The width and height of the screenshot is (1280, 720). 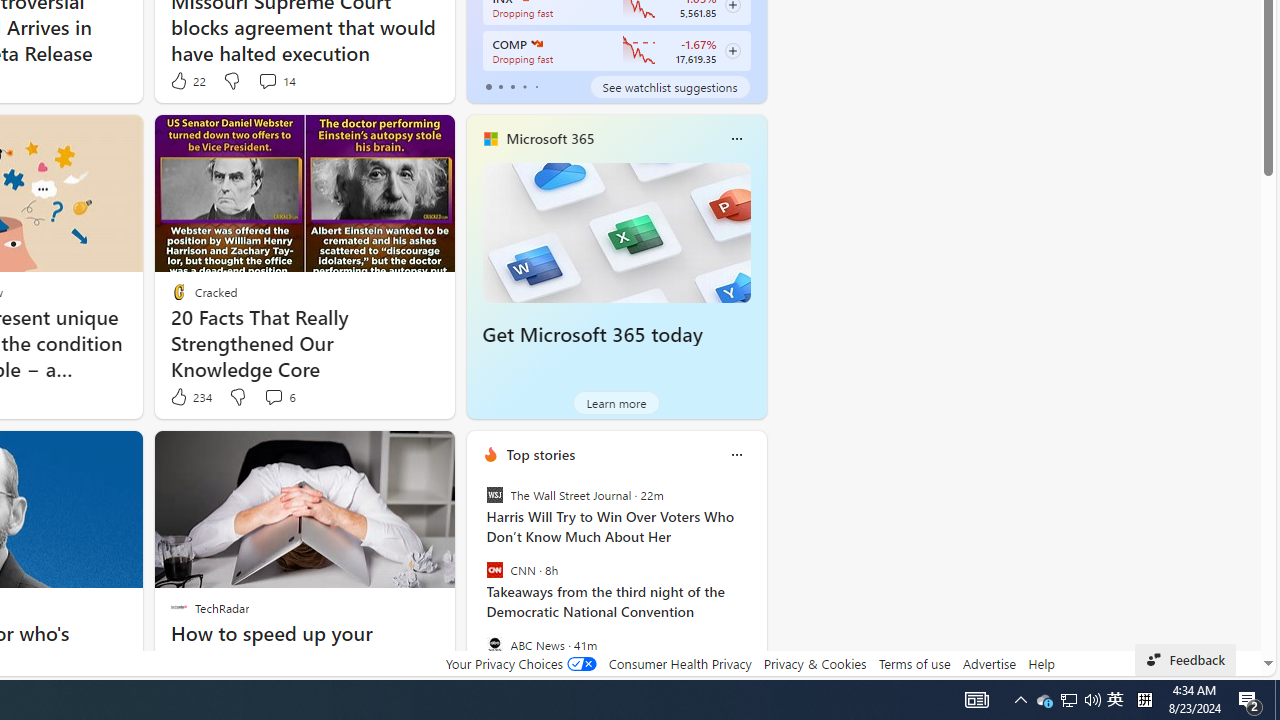 What do you see at coordinates (266, 80) in the screenshot?
I see `'View comments 14 Comment'` at bounding box center [266, 80].